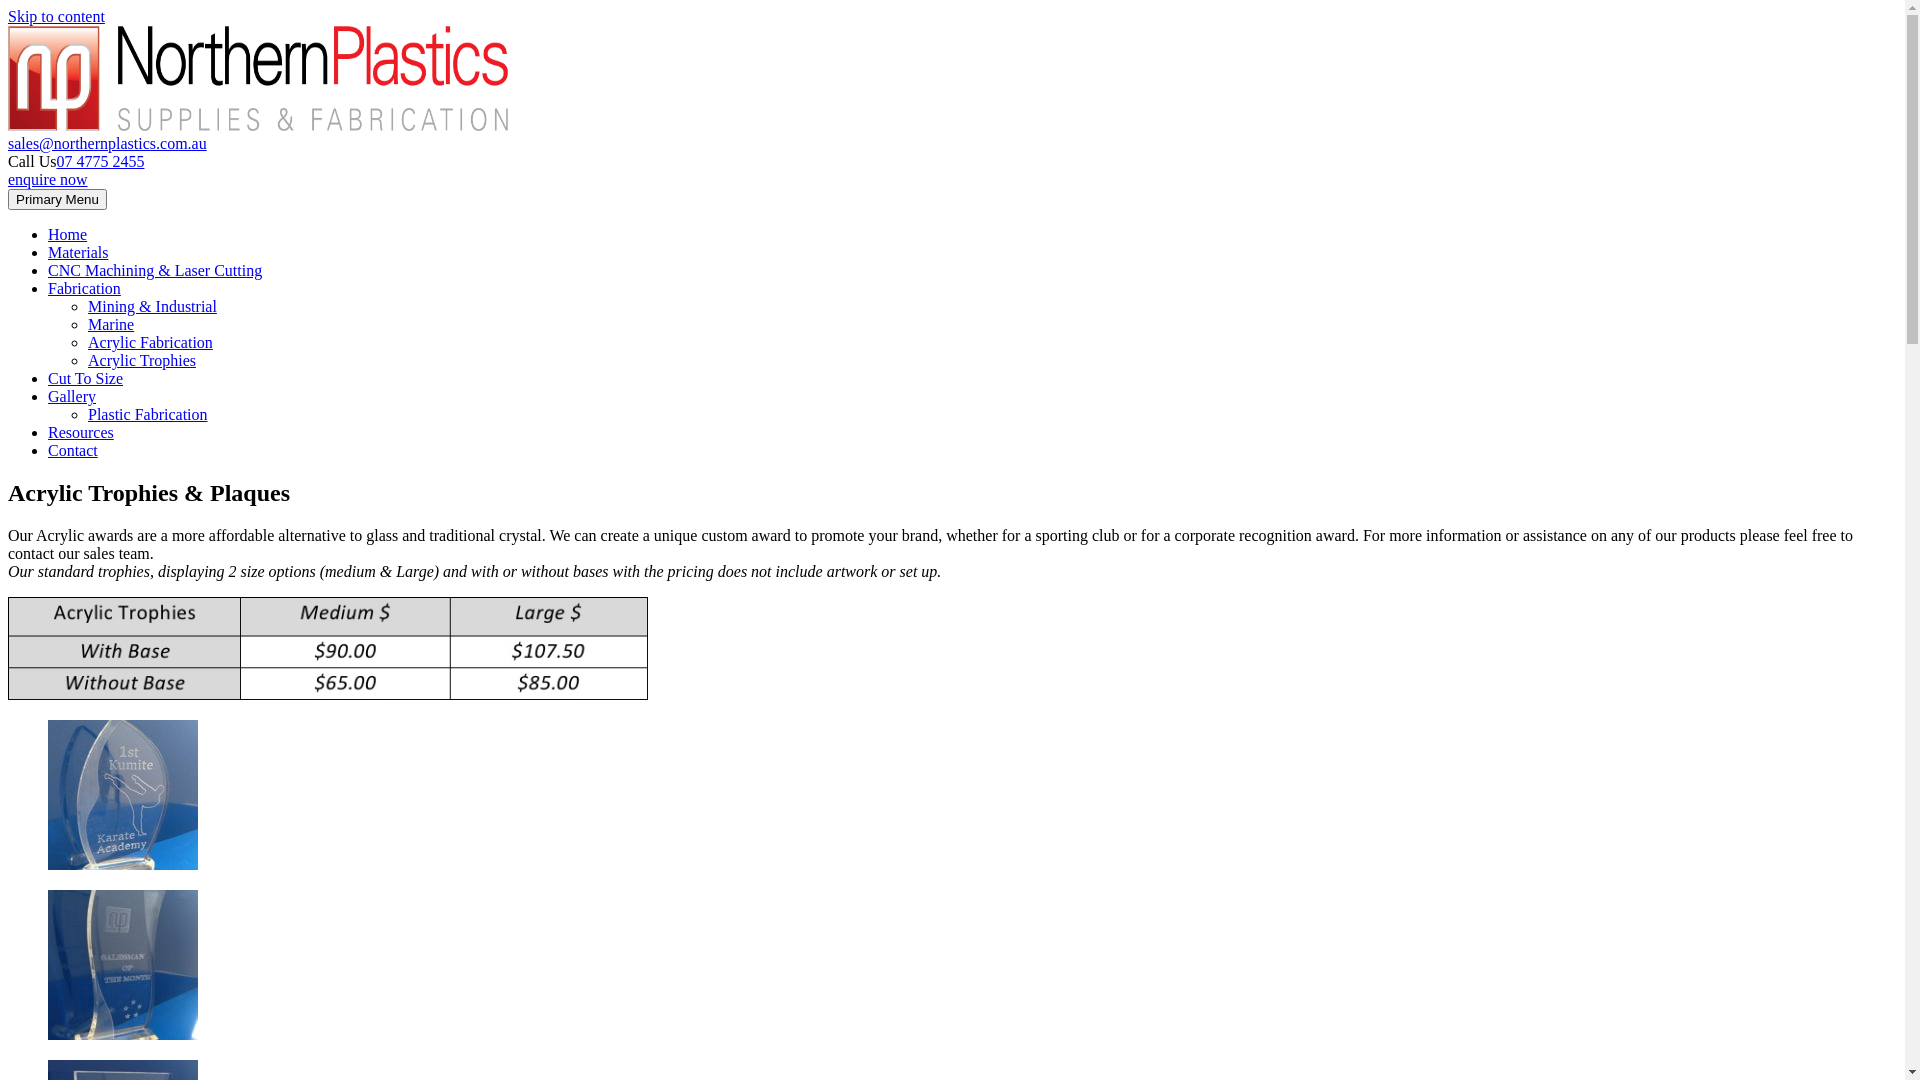 The height and width of the screenshot is (1080, 1920). What do you see at coordinates (56, 16) in the screenshot?
I see `'Skip to content'` at bounding box center [56, 16].